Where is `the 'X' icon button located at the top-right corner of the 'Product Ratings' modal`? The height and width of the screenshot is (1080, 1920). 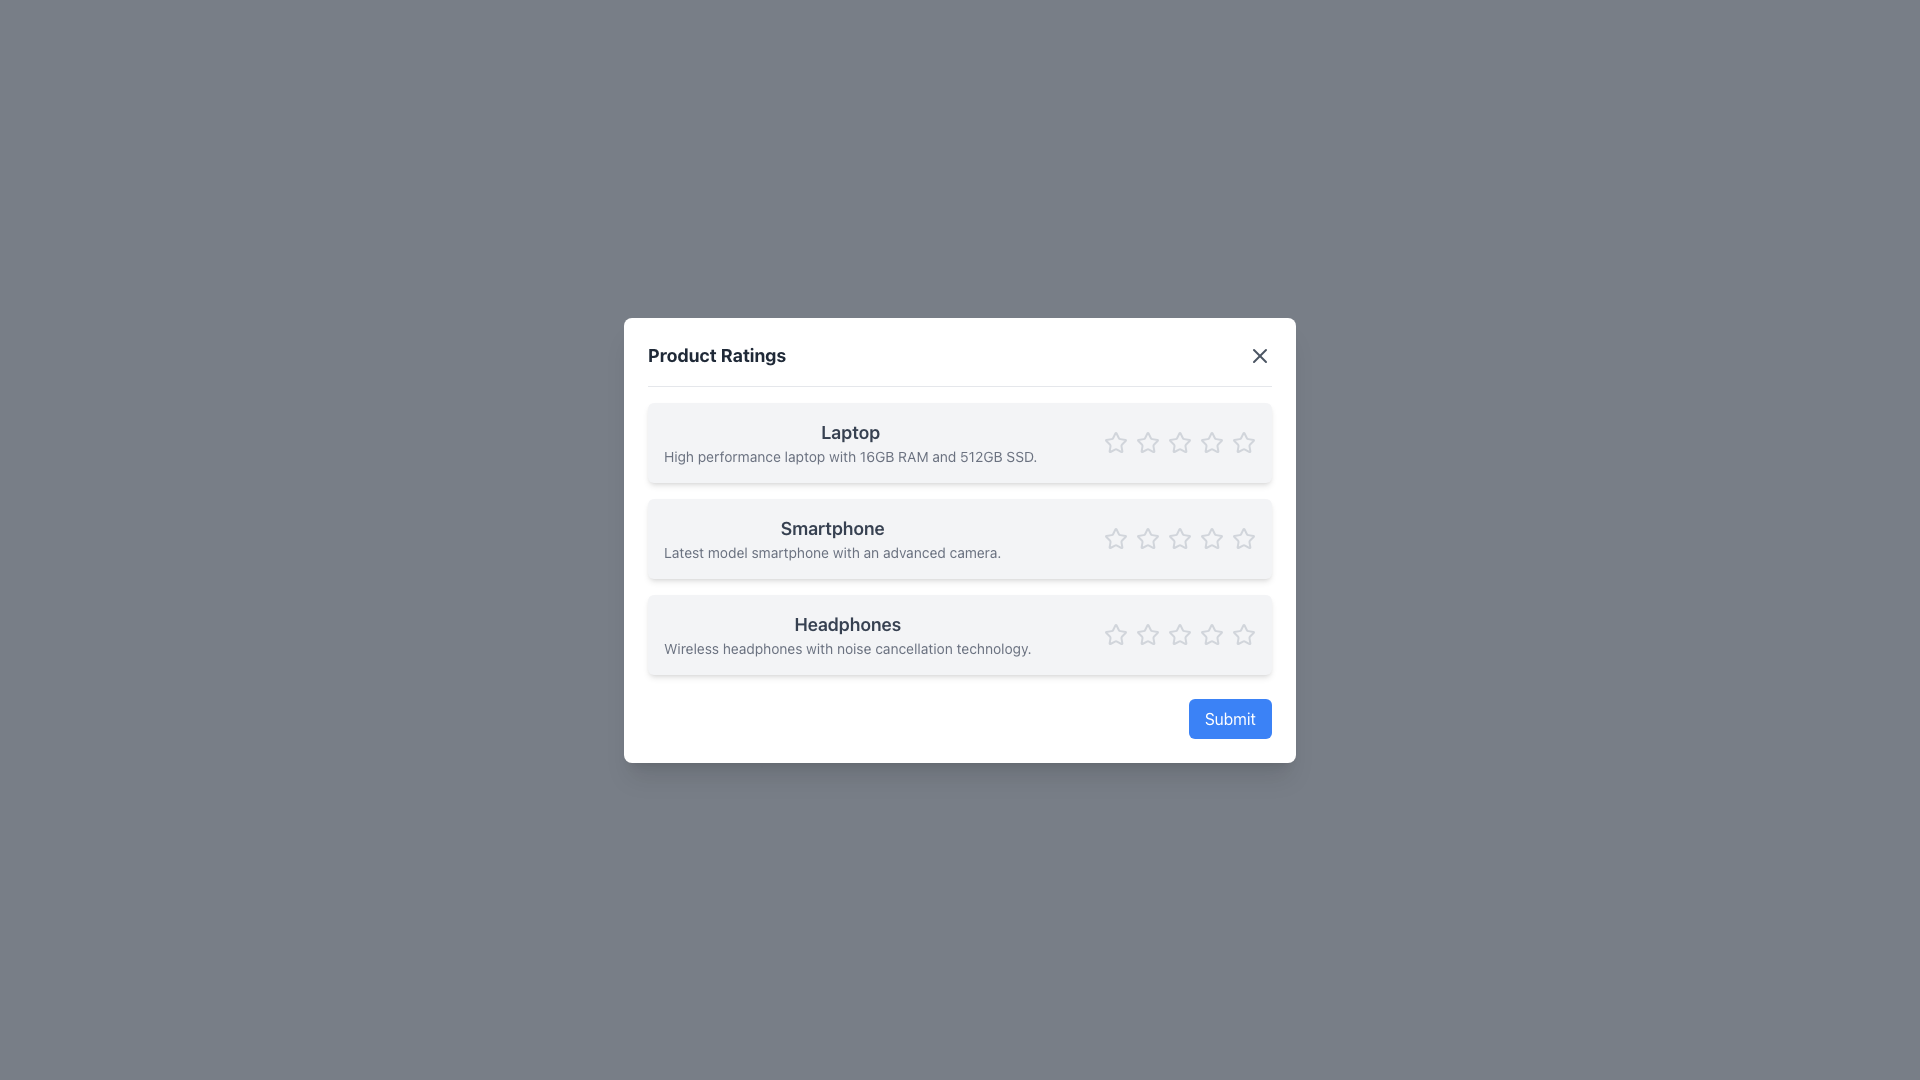
the 'X' icon button located at the top-right corner of the 'Product Ratings' modal is located at coordinates (1258, 354).